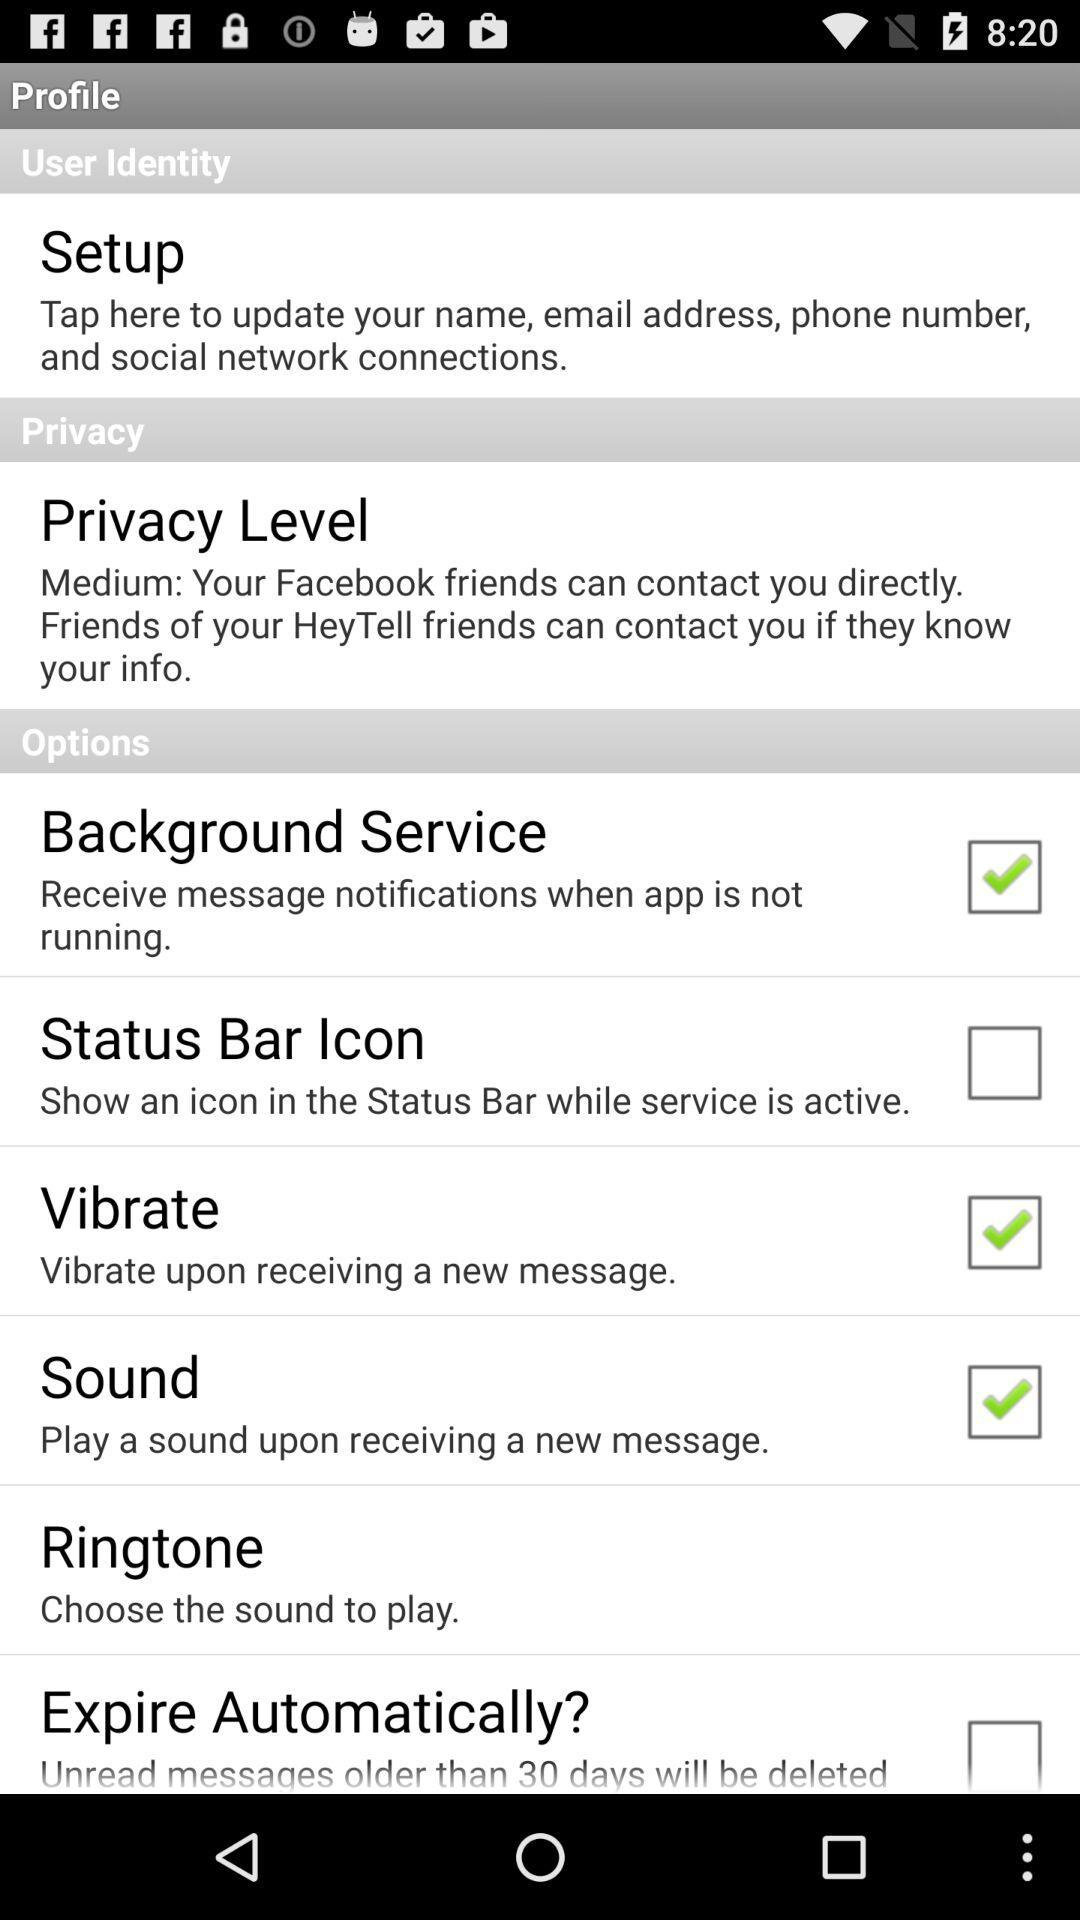 The image size is (1080, 1920). Describe the element at coordinates (315, 1708) in the screenshot. I see `app above the unread messages older item` at that location.